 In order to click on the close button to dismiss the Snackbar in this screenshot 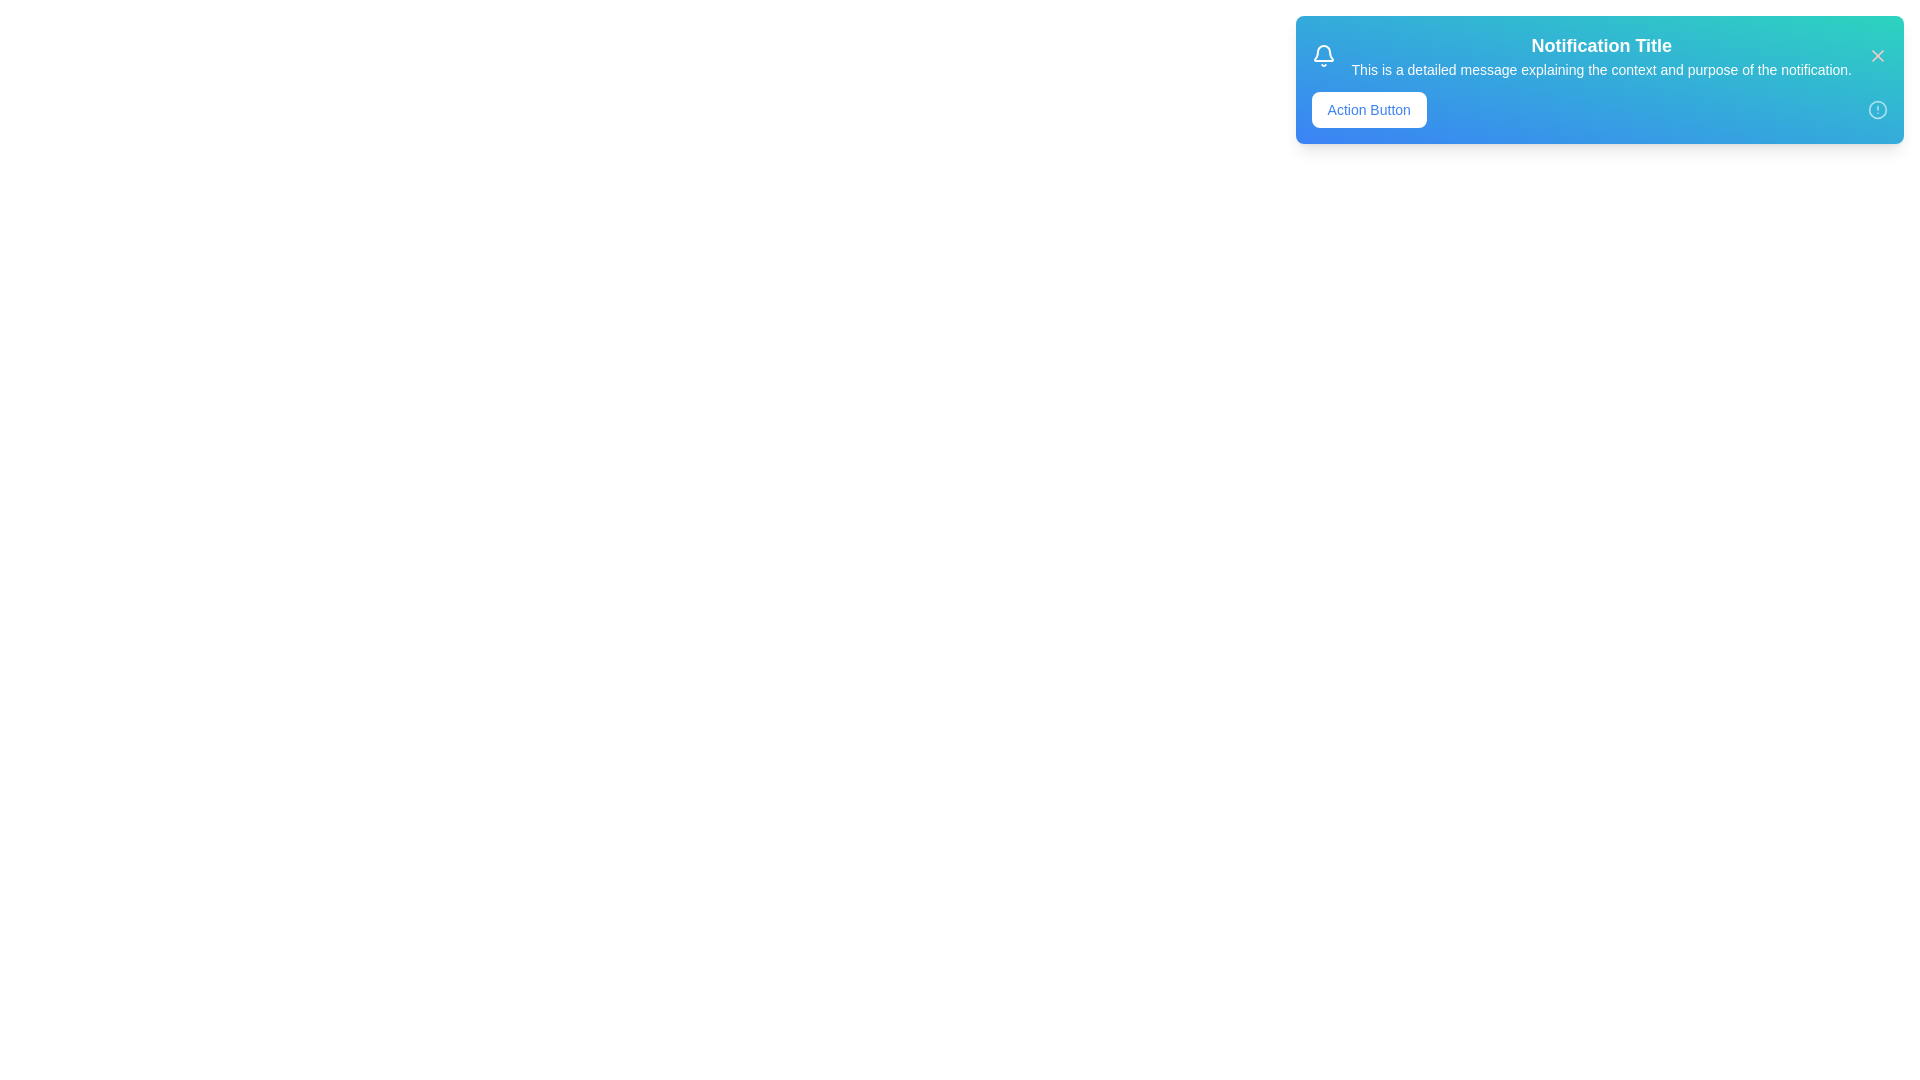, I will do `click(1876, 55)`.